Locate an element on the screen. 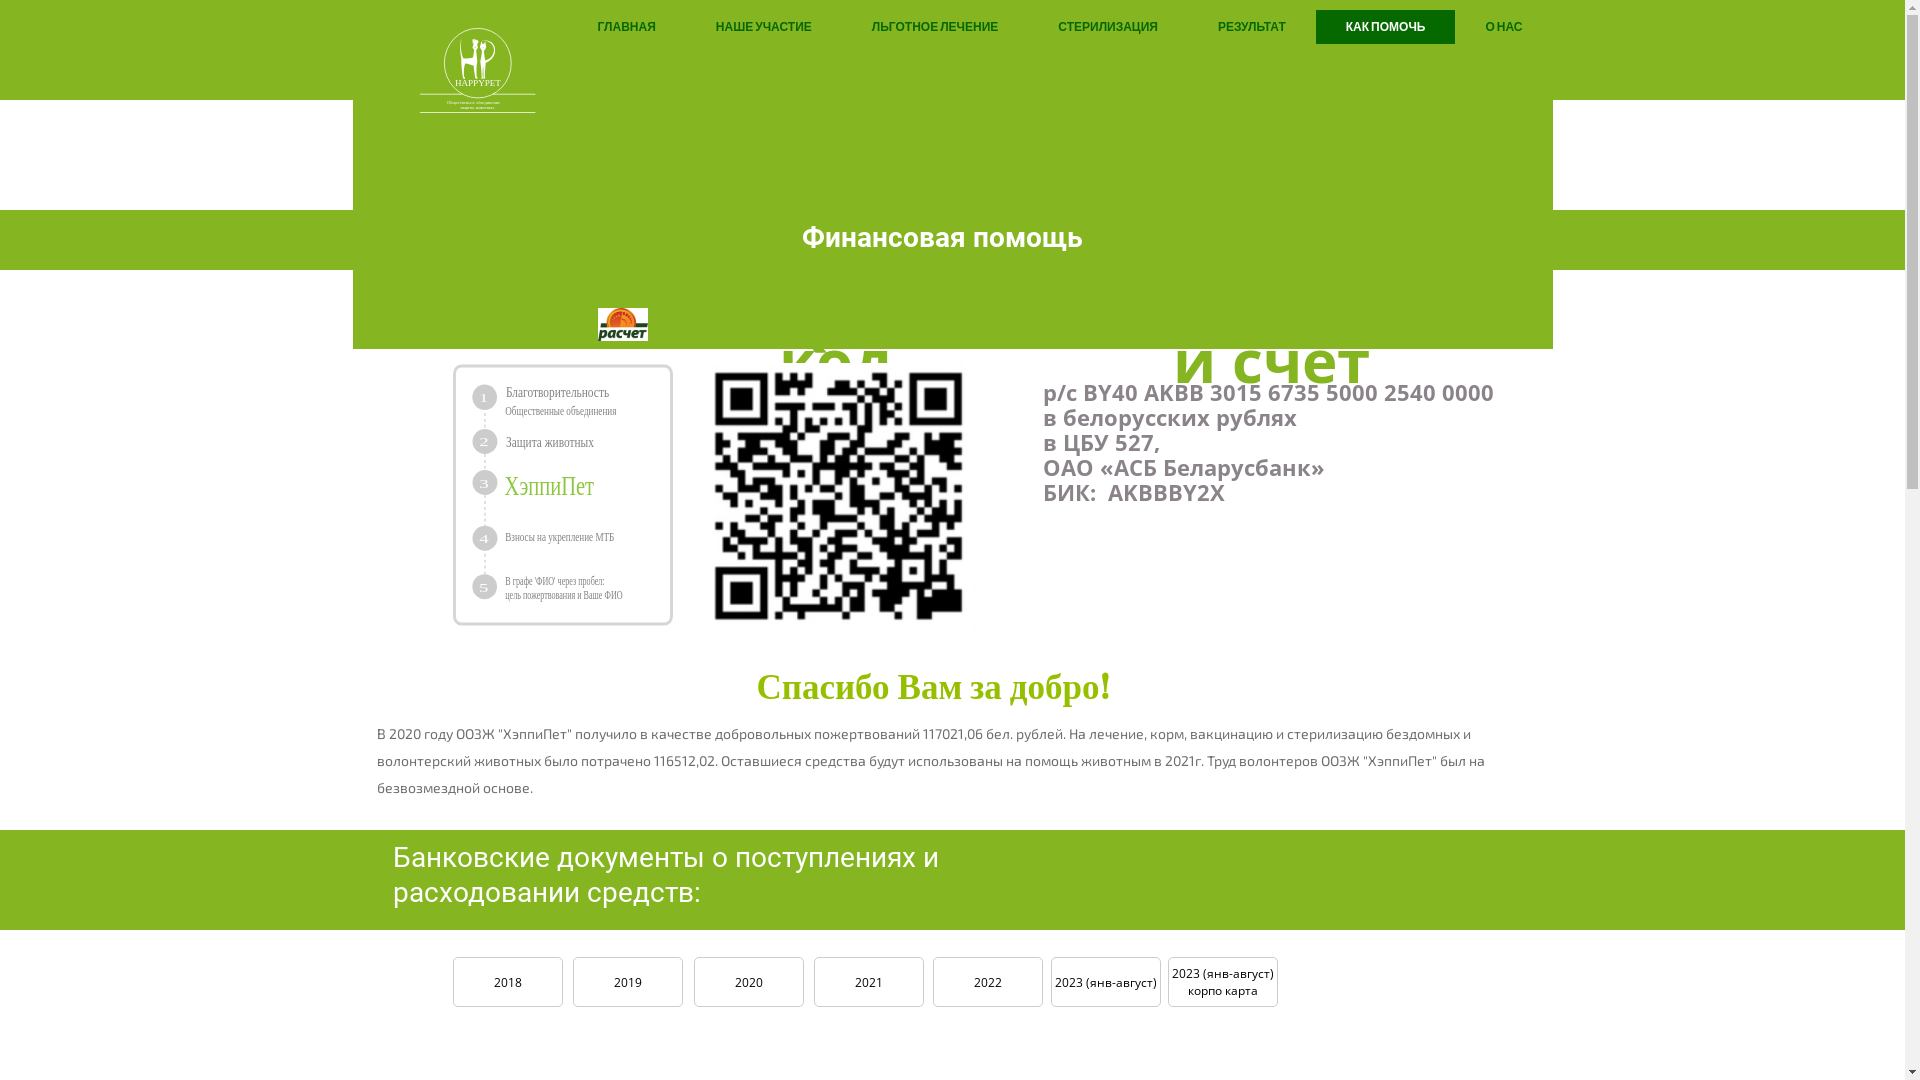  '2018' is located at coordinates (507, 981).